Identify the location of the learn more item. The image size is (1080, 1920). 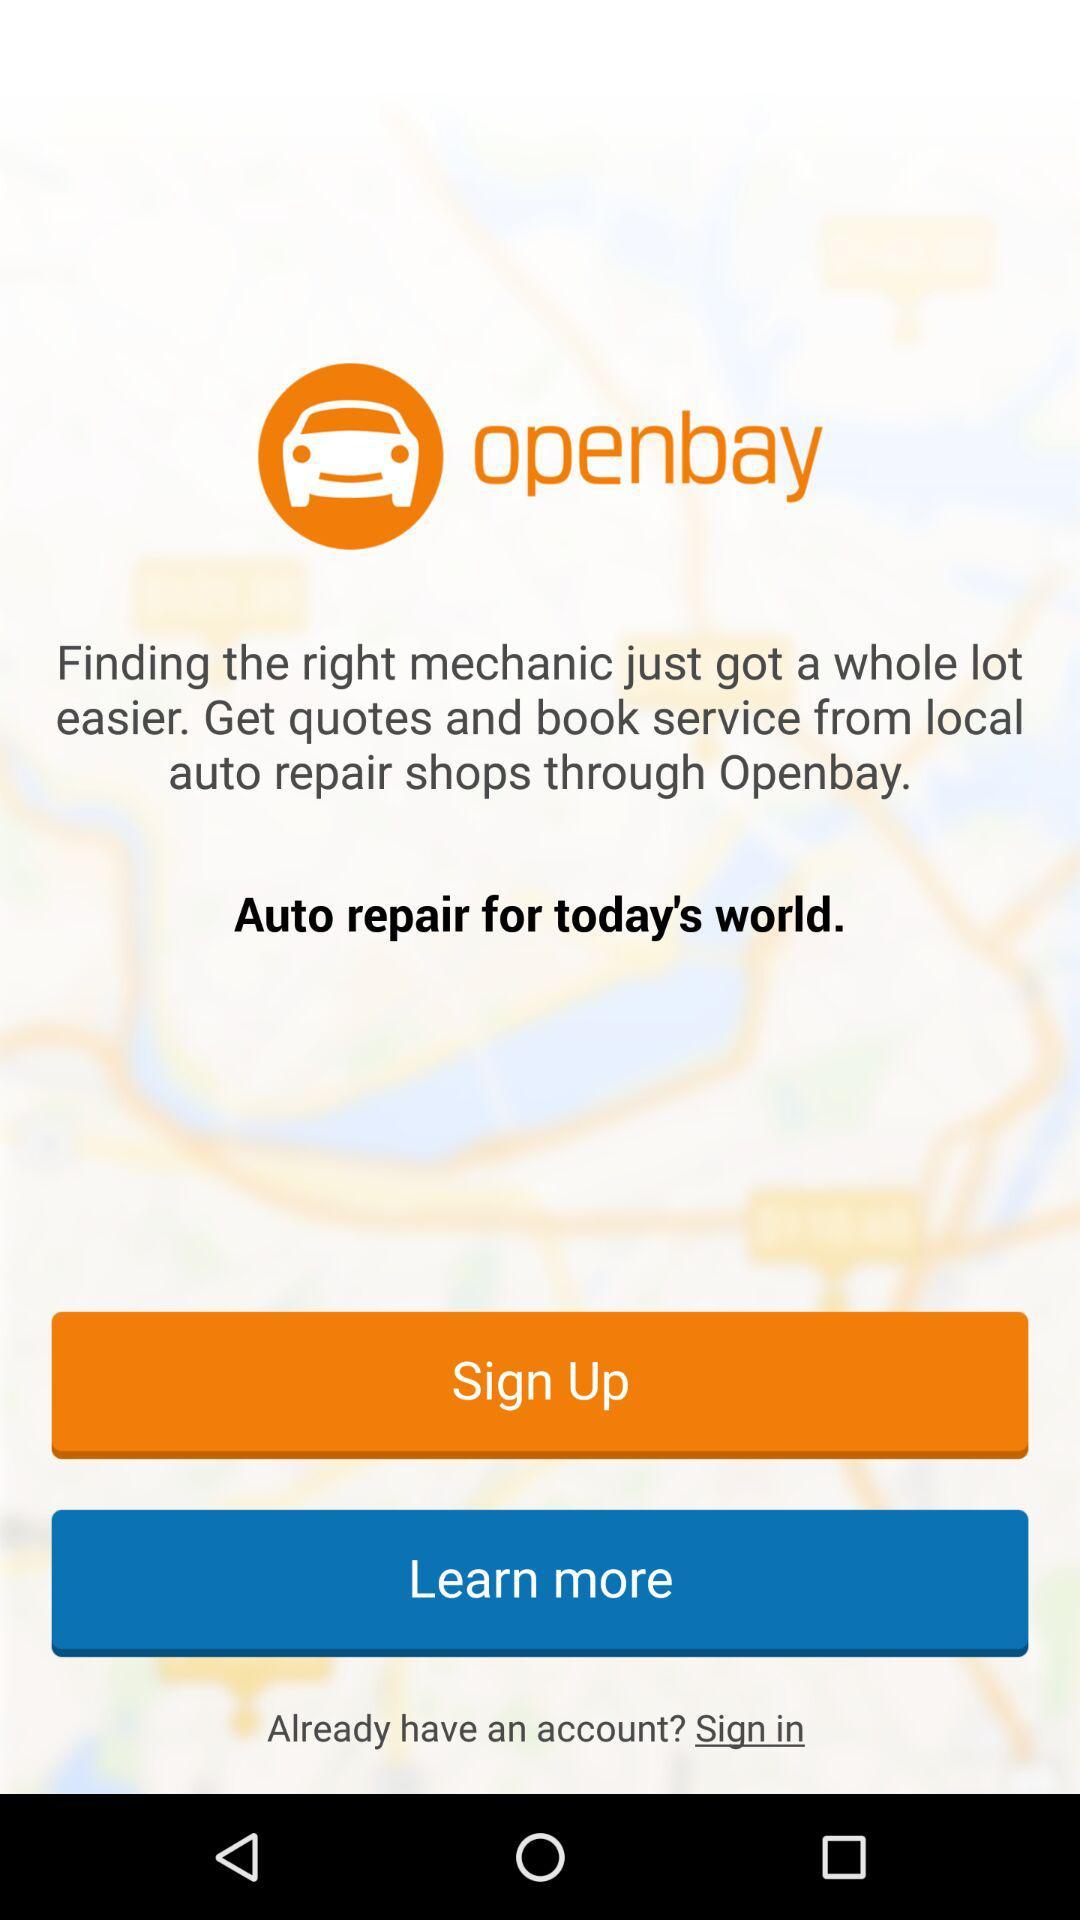
(540, 1581).